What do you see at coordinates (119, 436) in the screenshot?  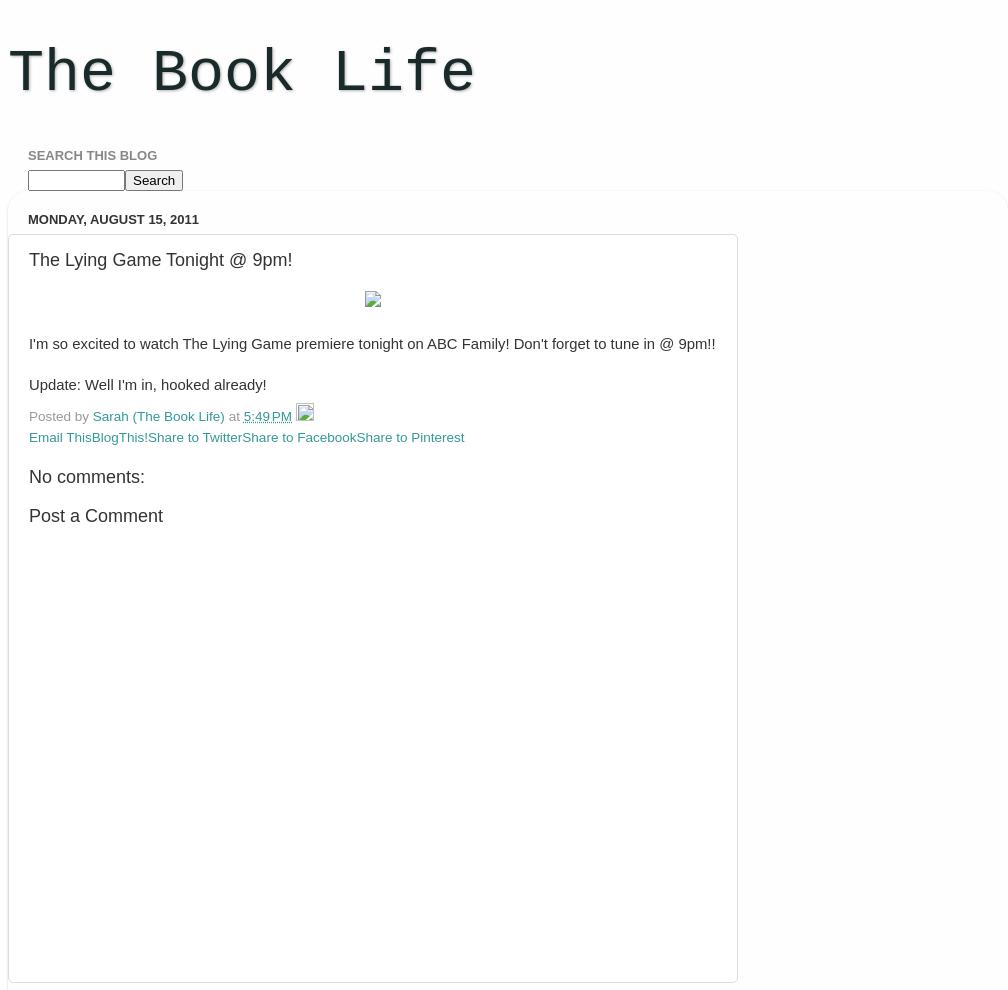 I see `'BlogThis!'` at bounding box center [119, 436].